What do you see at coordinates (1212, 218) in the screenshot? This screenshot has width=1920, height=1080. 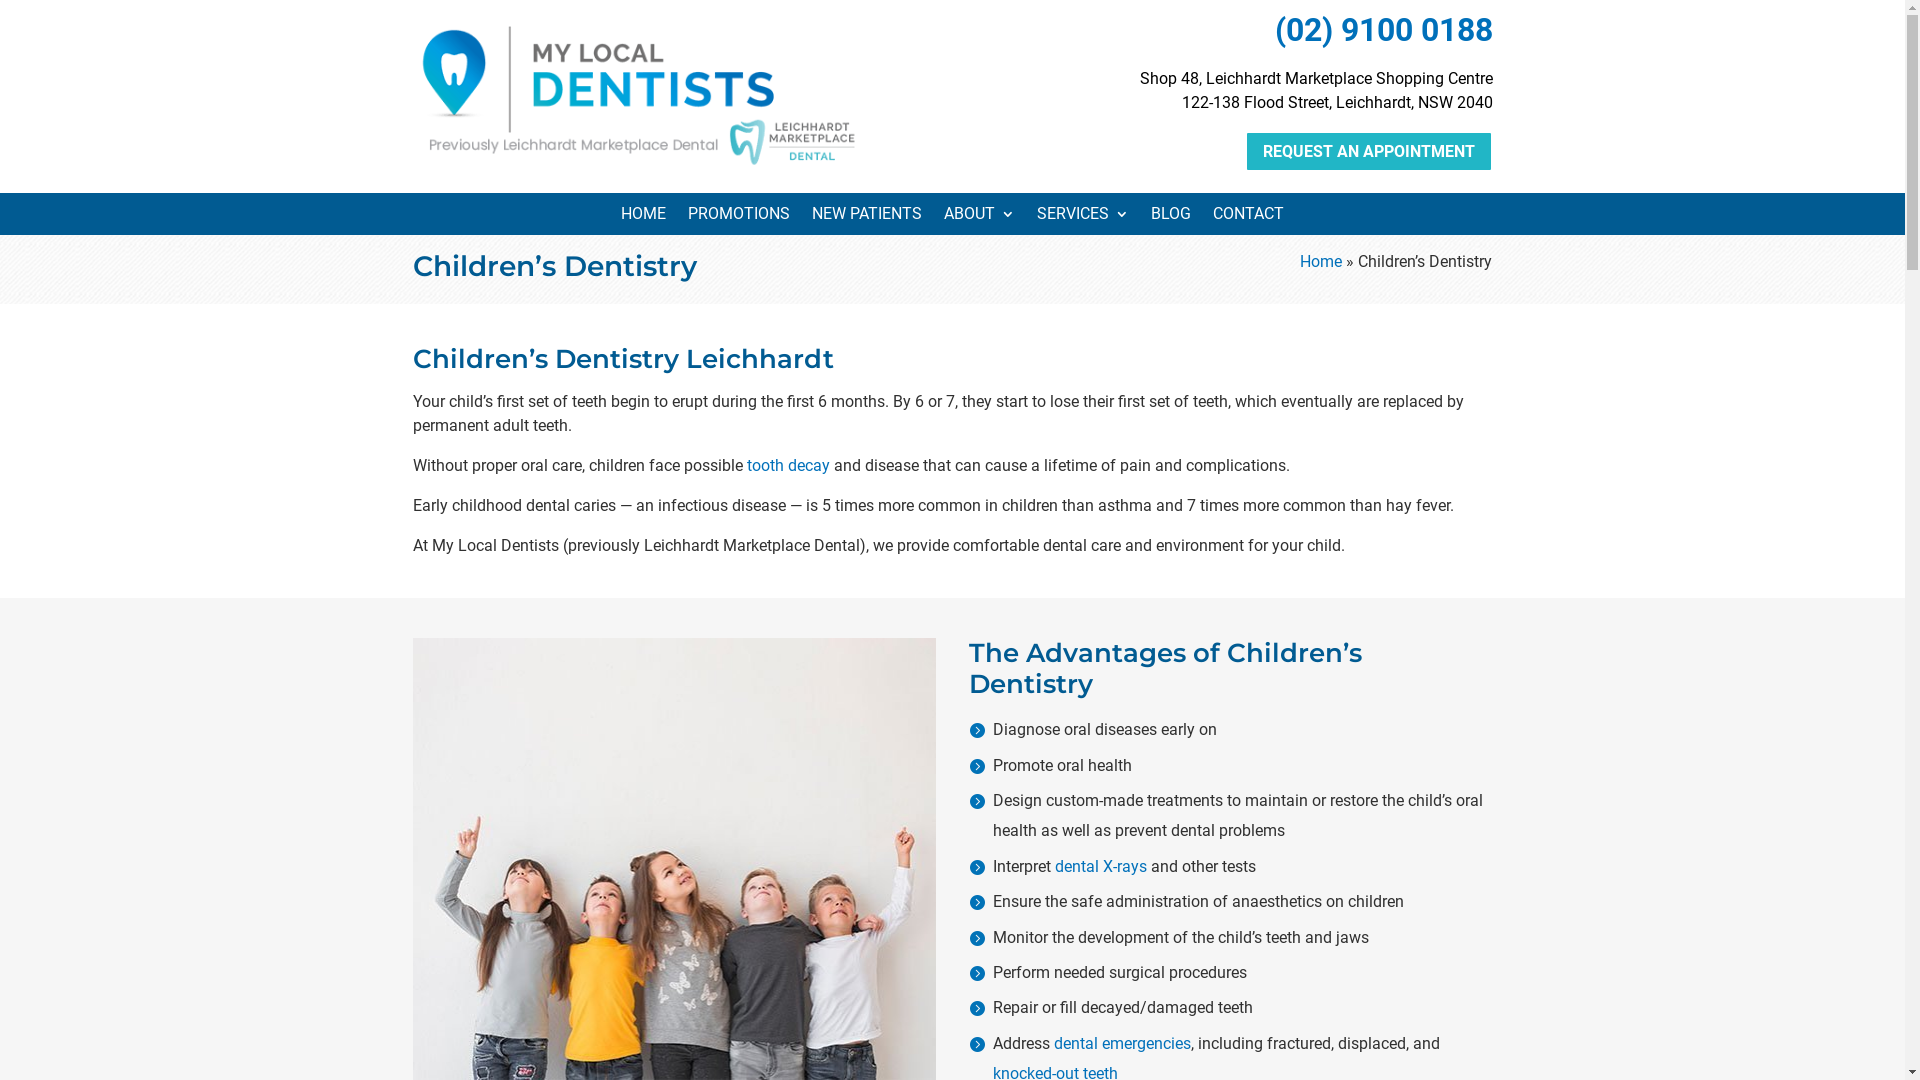 I see `'CONTACT'` at bounding box center [1212, 218].